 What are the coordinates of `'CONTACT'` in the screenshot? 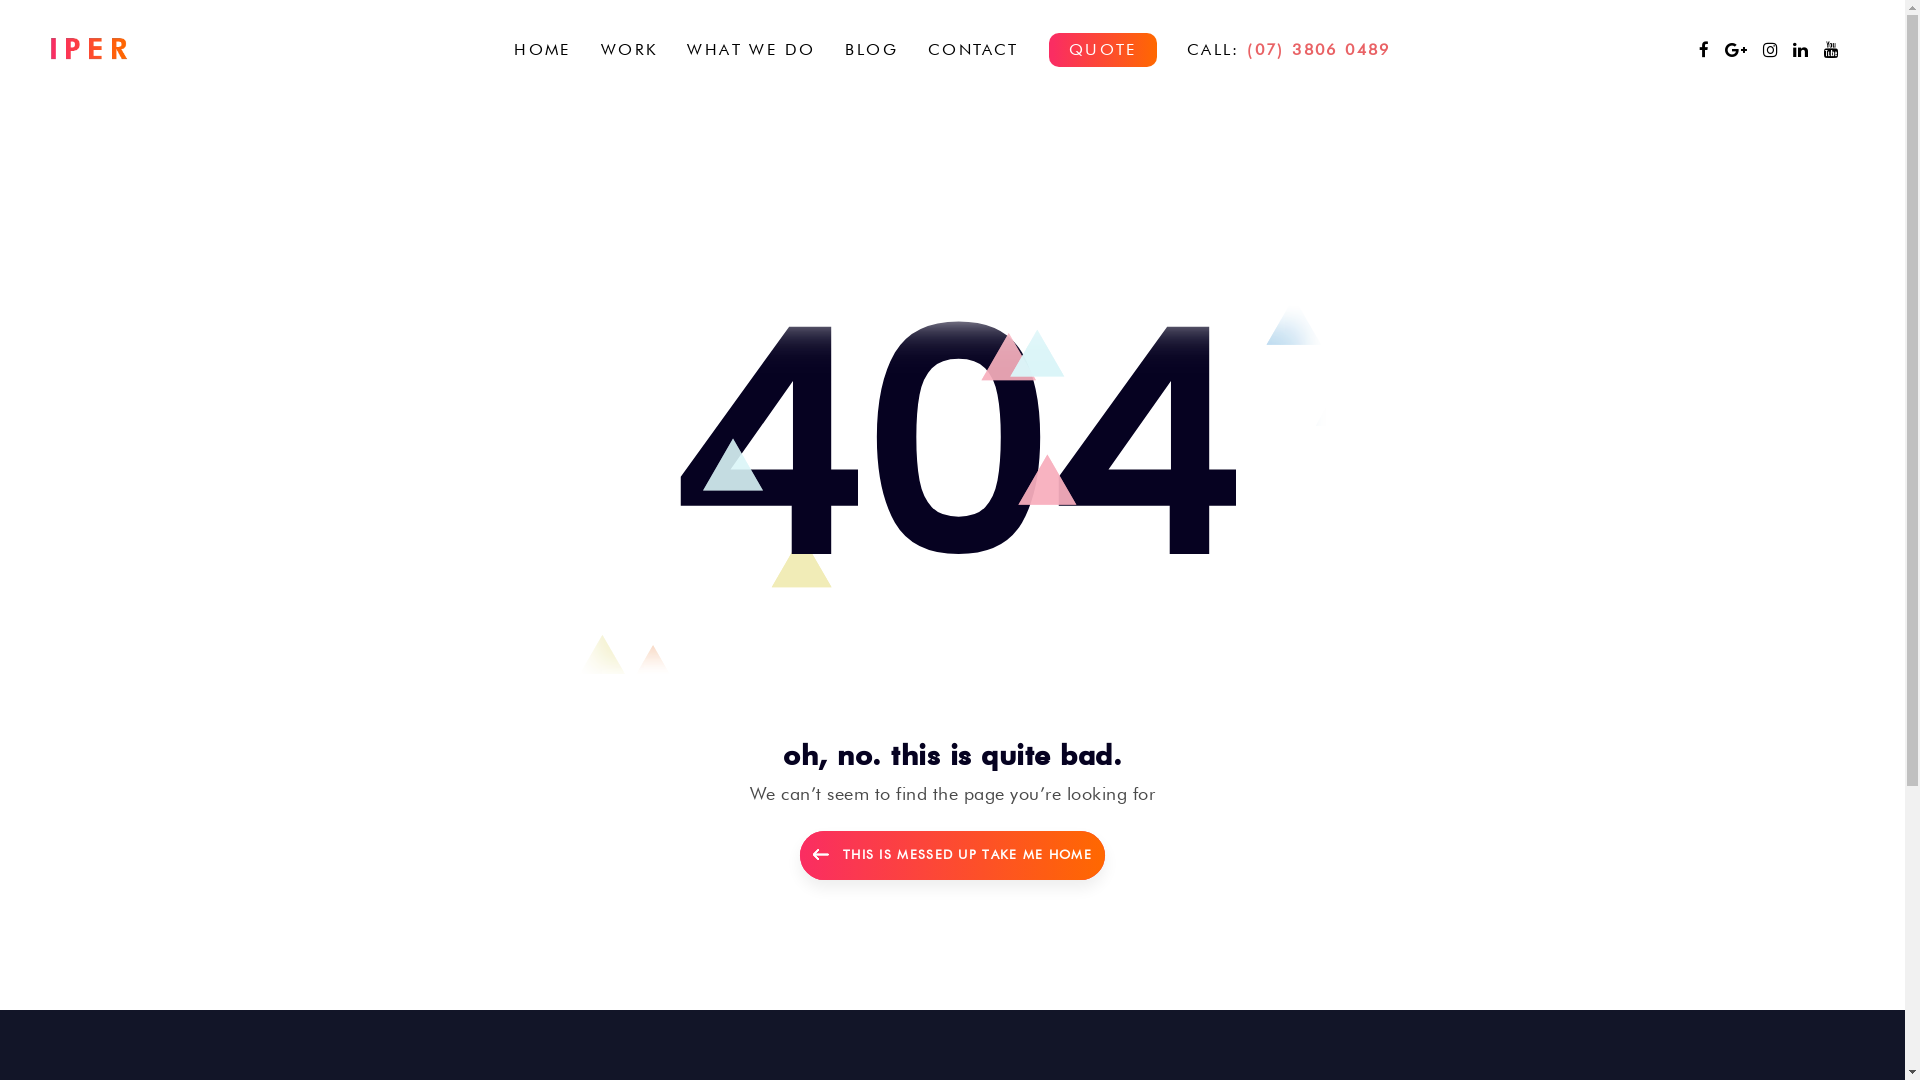 It's located at (973, 48).